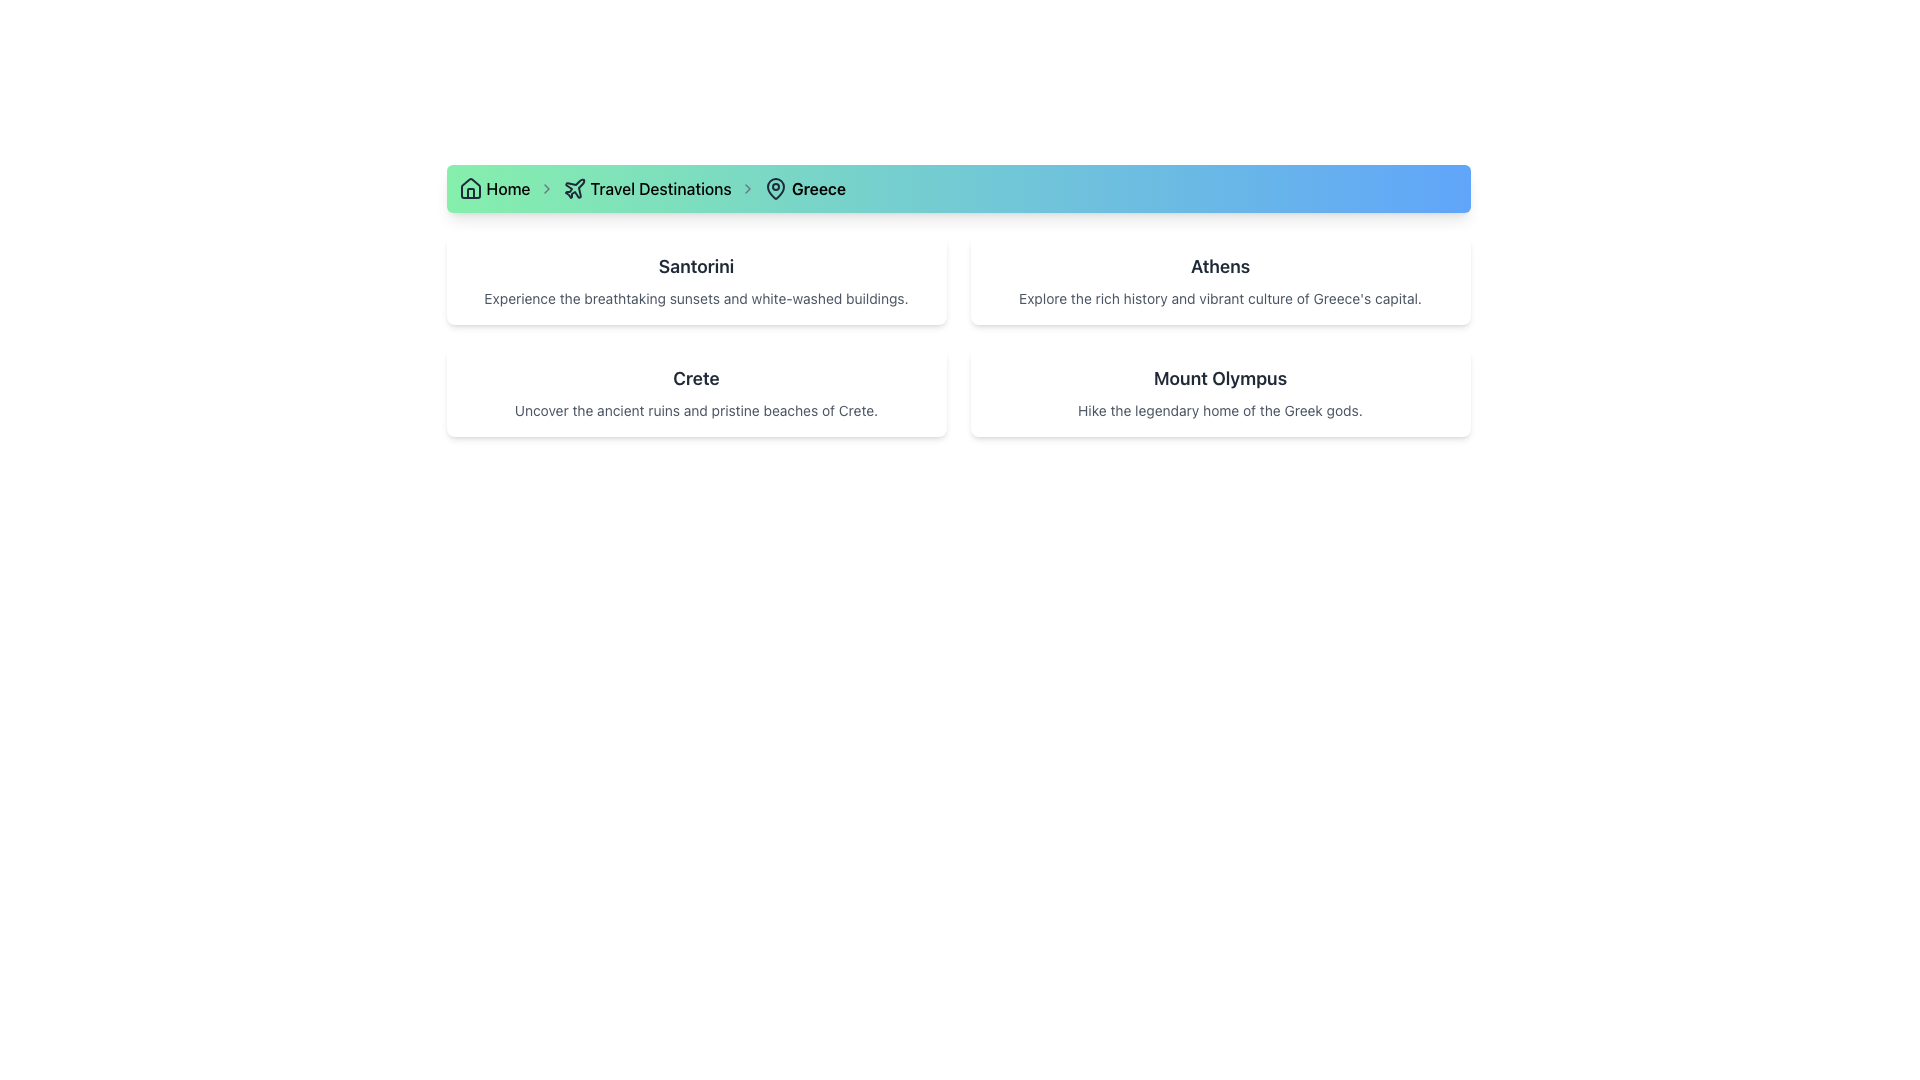  What do you see at coordinates (573, 188) in the screenshot?
I see `the airplane icon in the breadcrumb navigation bar` at bounding box center [573, 188].